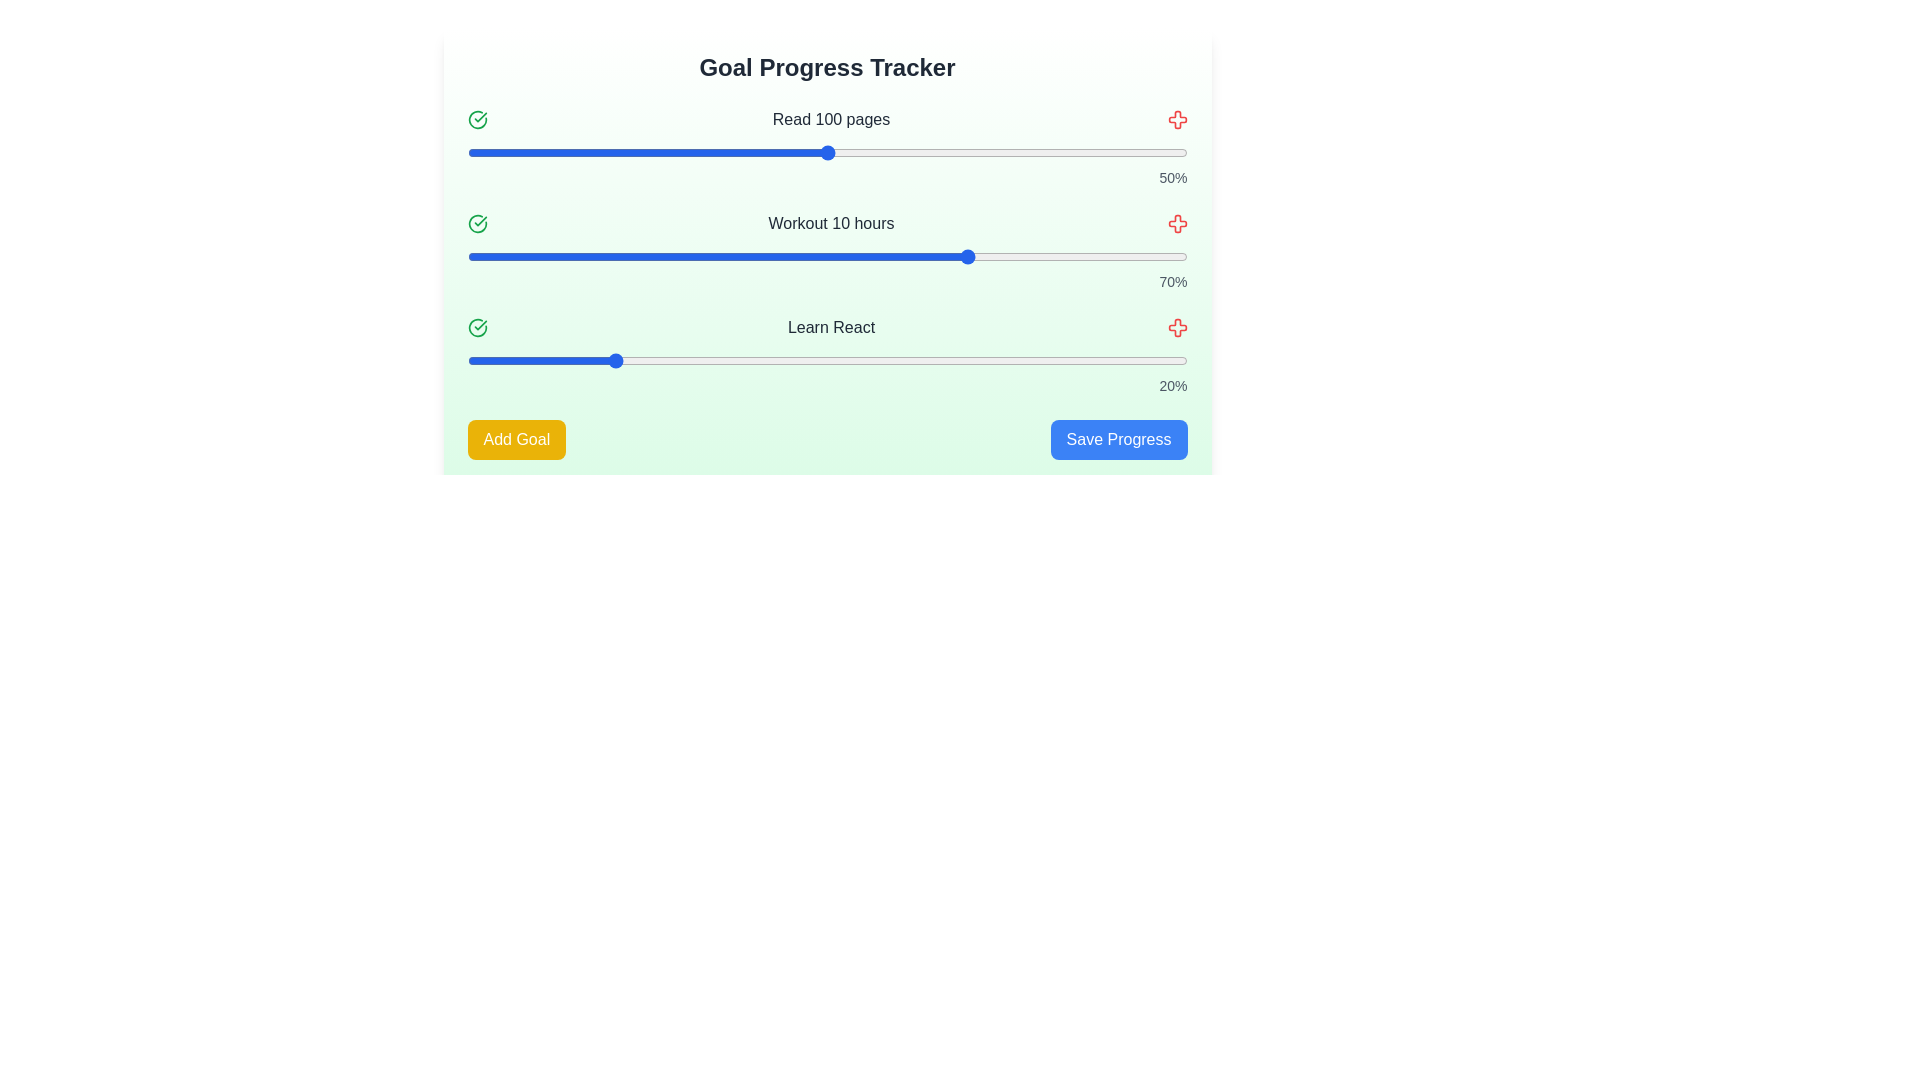 The image size is (1920, 1080). Describe the element at coordinates (567, 152) in the screenshot. I see `the progress slider for the goal 'Read 100 pages' to 14%` at that location.